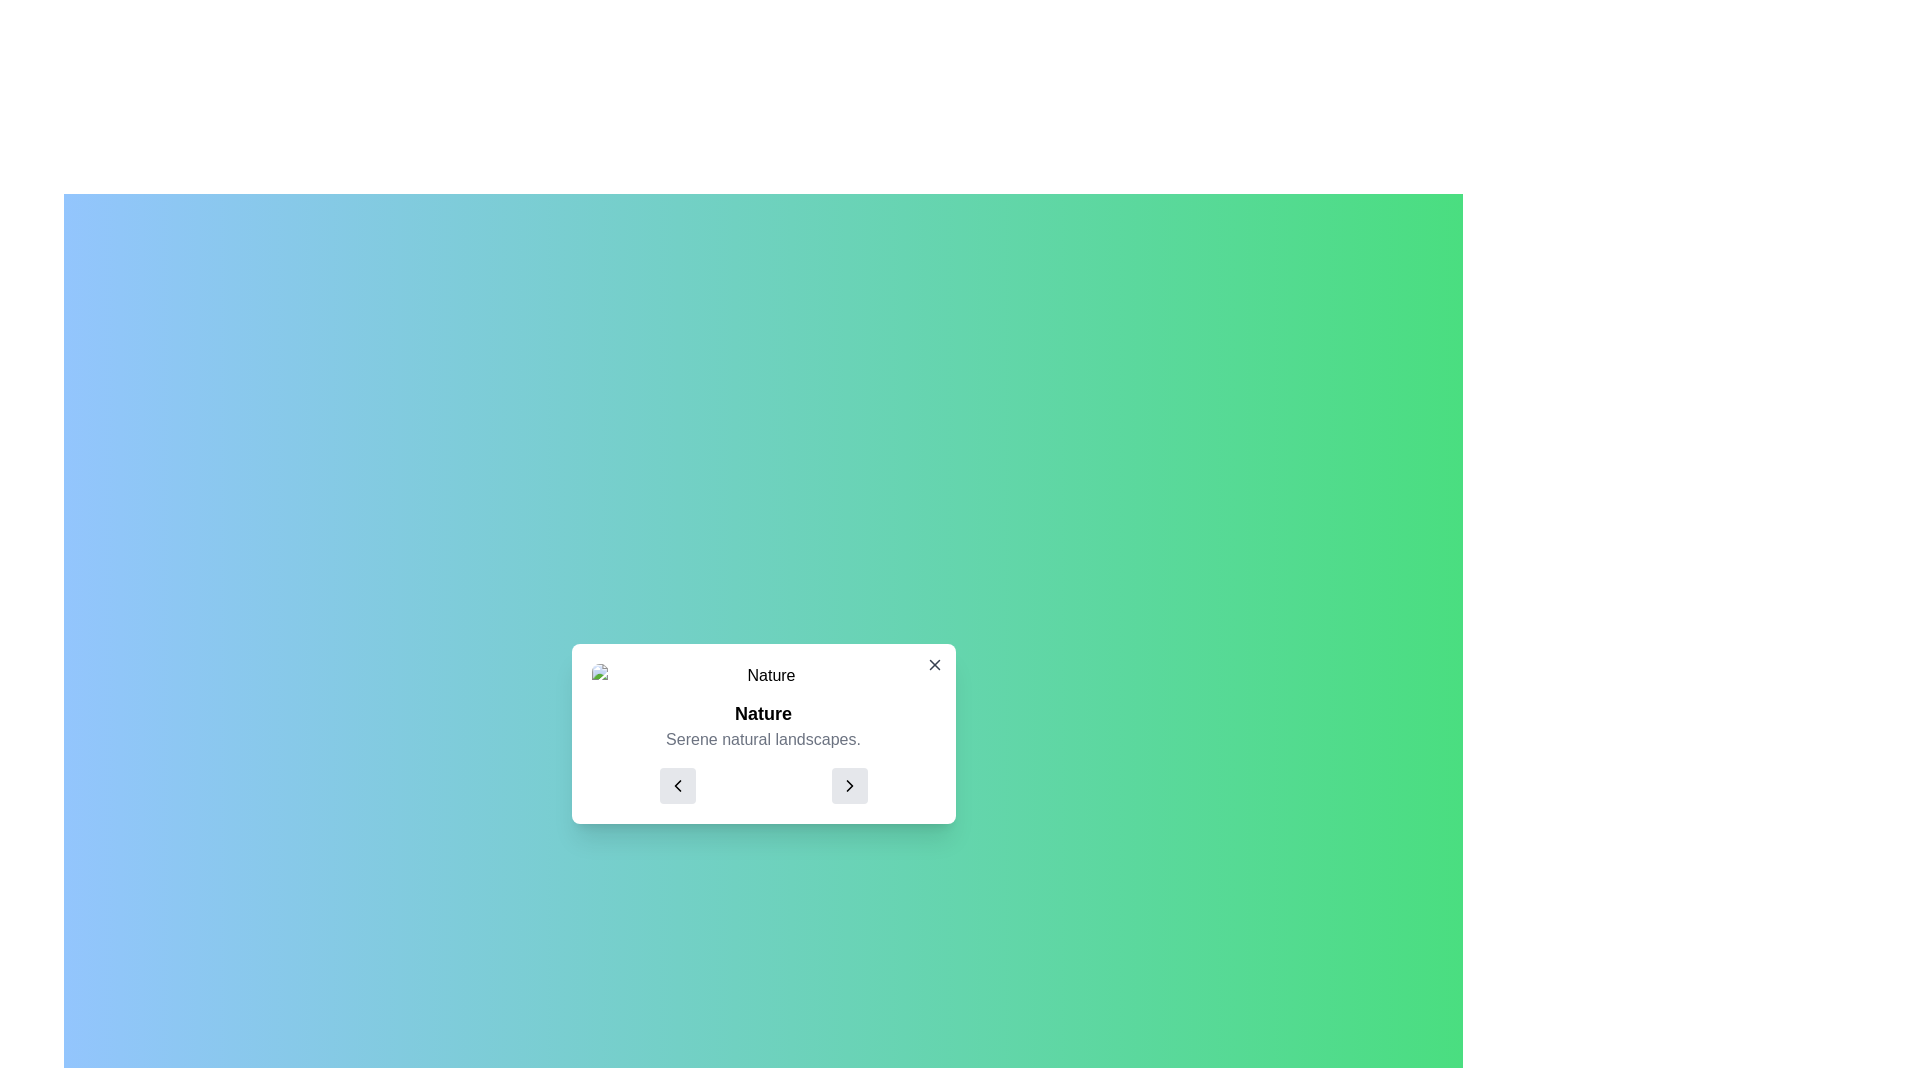  What do you see at coordinates (849, 785) in the screenshot?
I see `the chevron arrow icon pointing to the right located at the bottom-right corner of the modal dialog` at bounding box center [849, 785].